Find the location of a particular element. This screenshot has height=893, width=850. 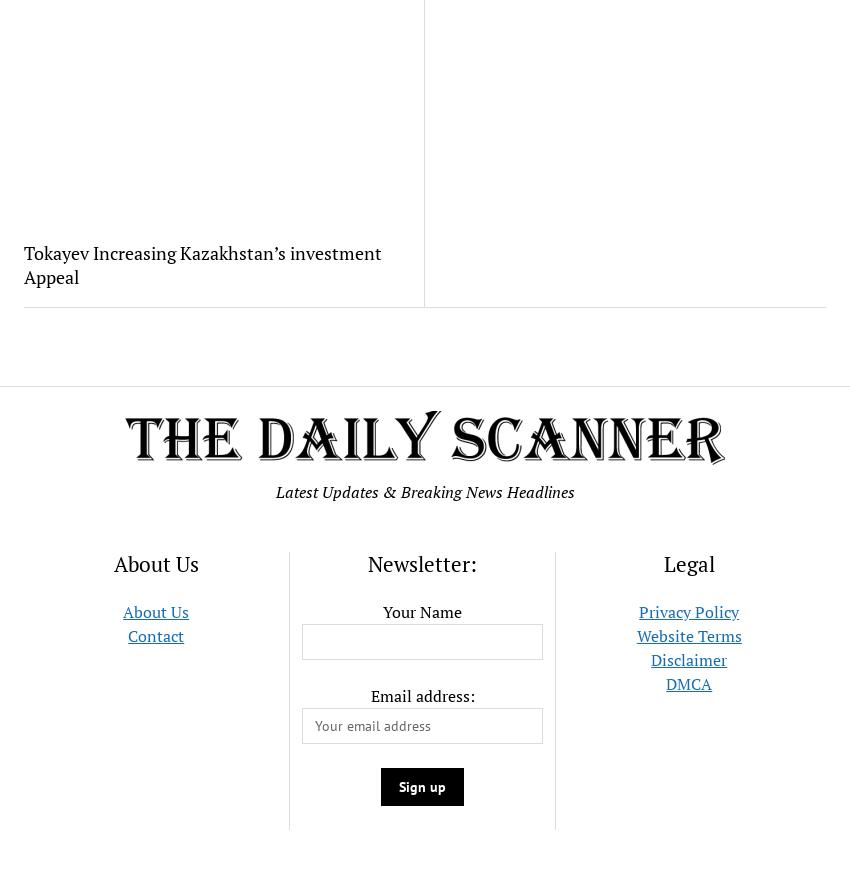

'Email address:' is located at coordinates (422, 696).